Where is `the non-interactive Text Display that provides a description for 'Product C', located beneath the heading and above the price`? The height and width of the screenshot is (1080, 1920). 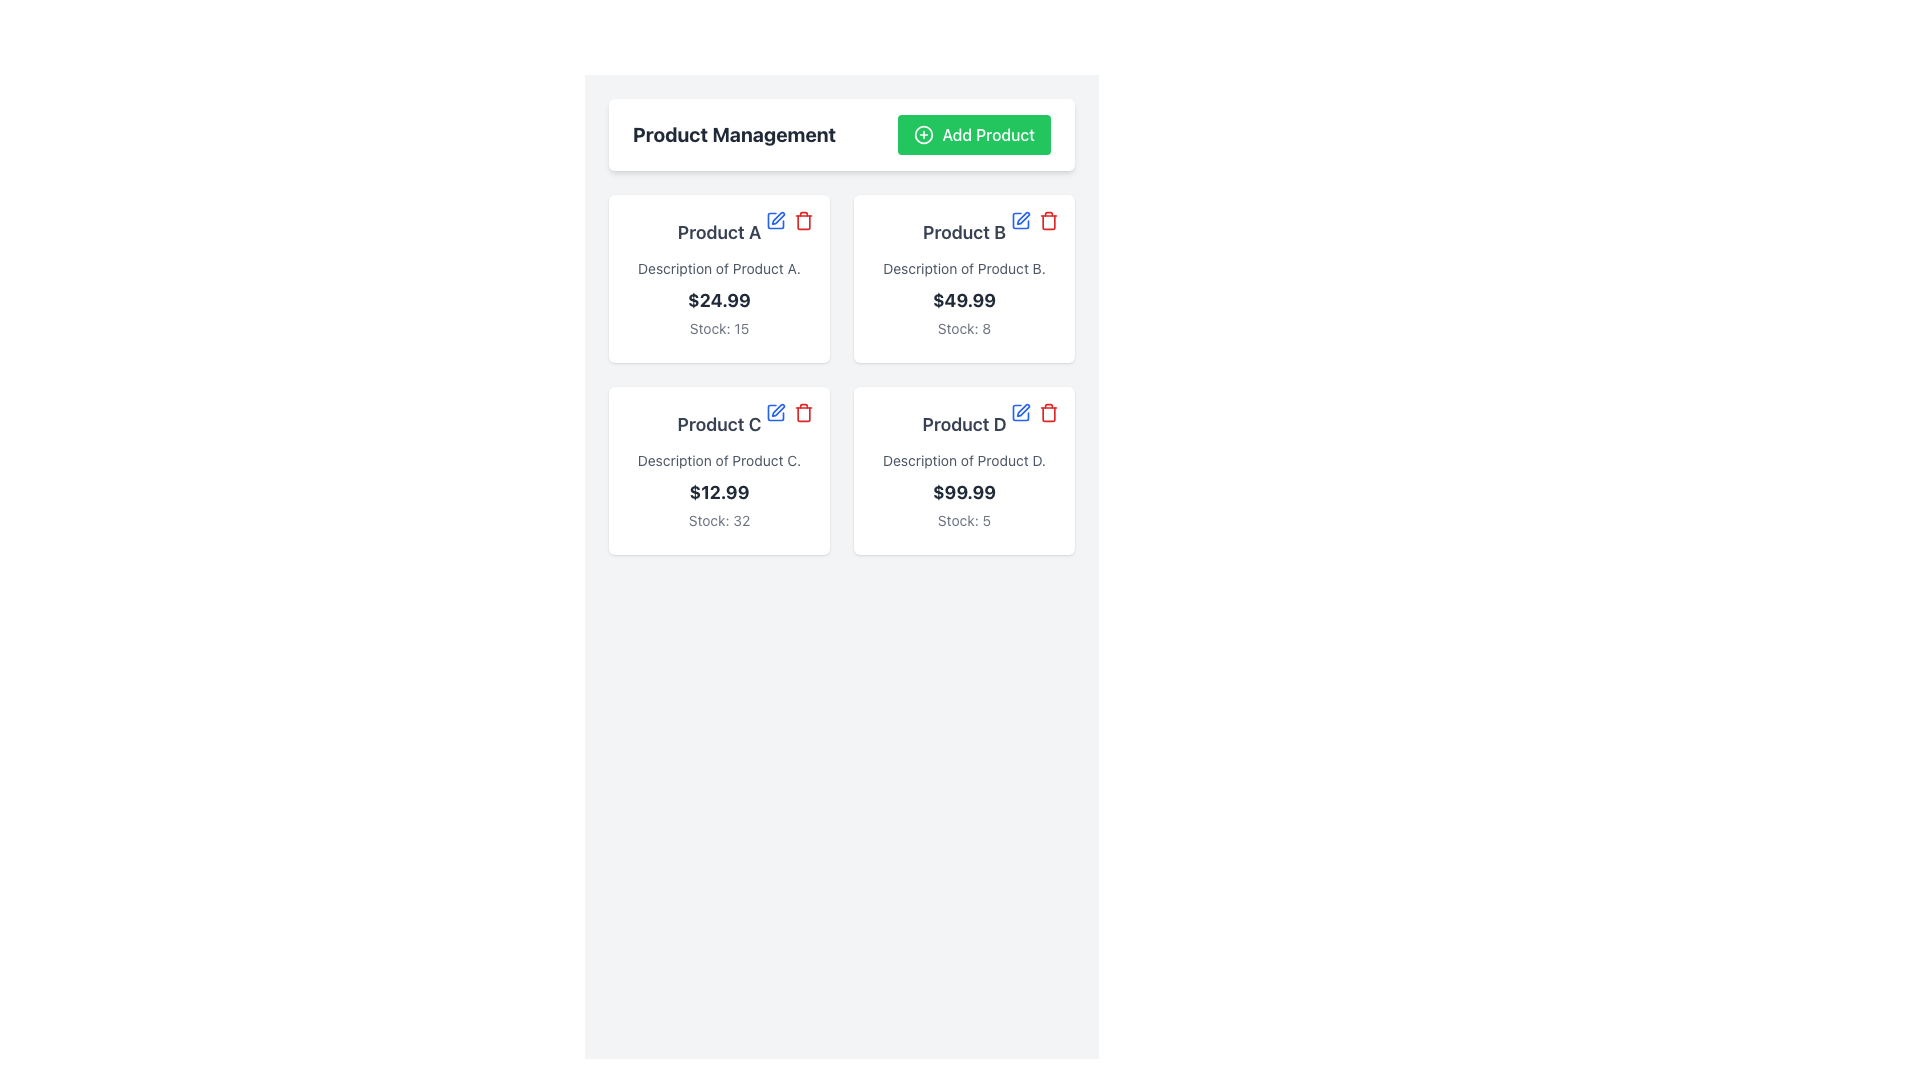
the non-interactive Text Display that provides a description for 'Product C', located beneath the heading and above the price is located at coordinates (719, 461).